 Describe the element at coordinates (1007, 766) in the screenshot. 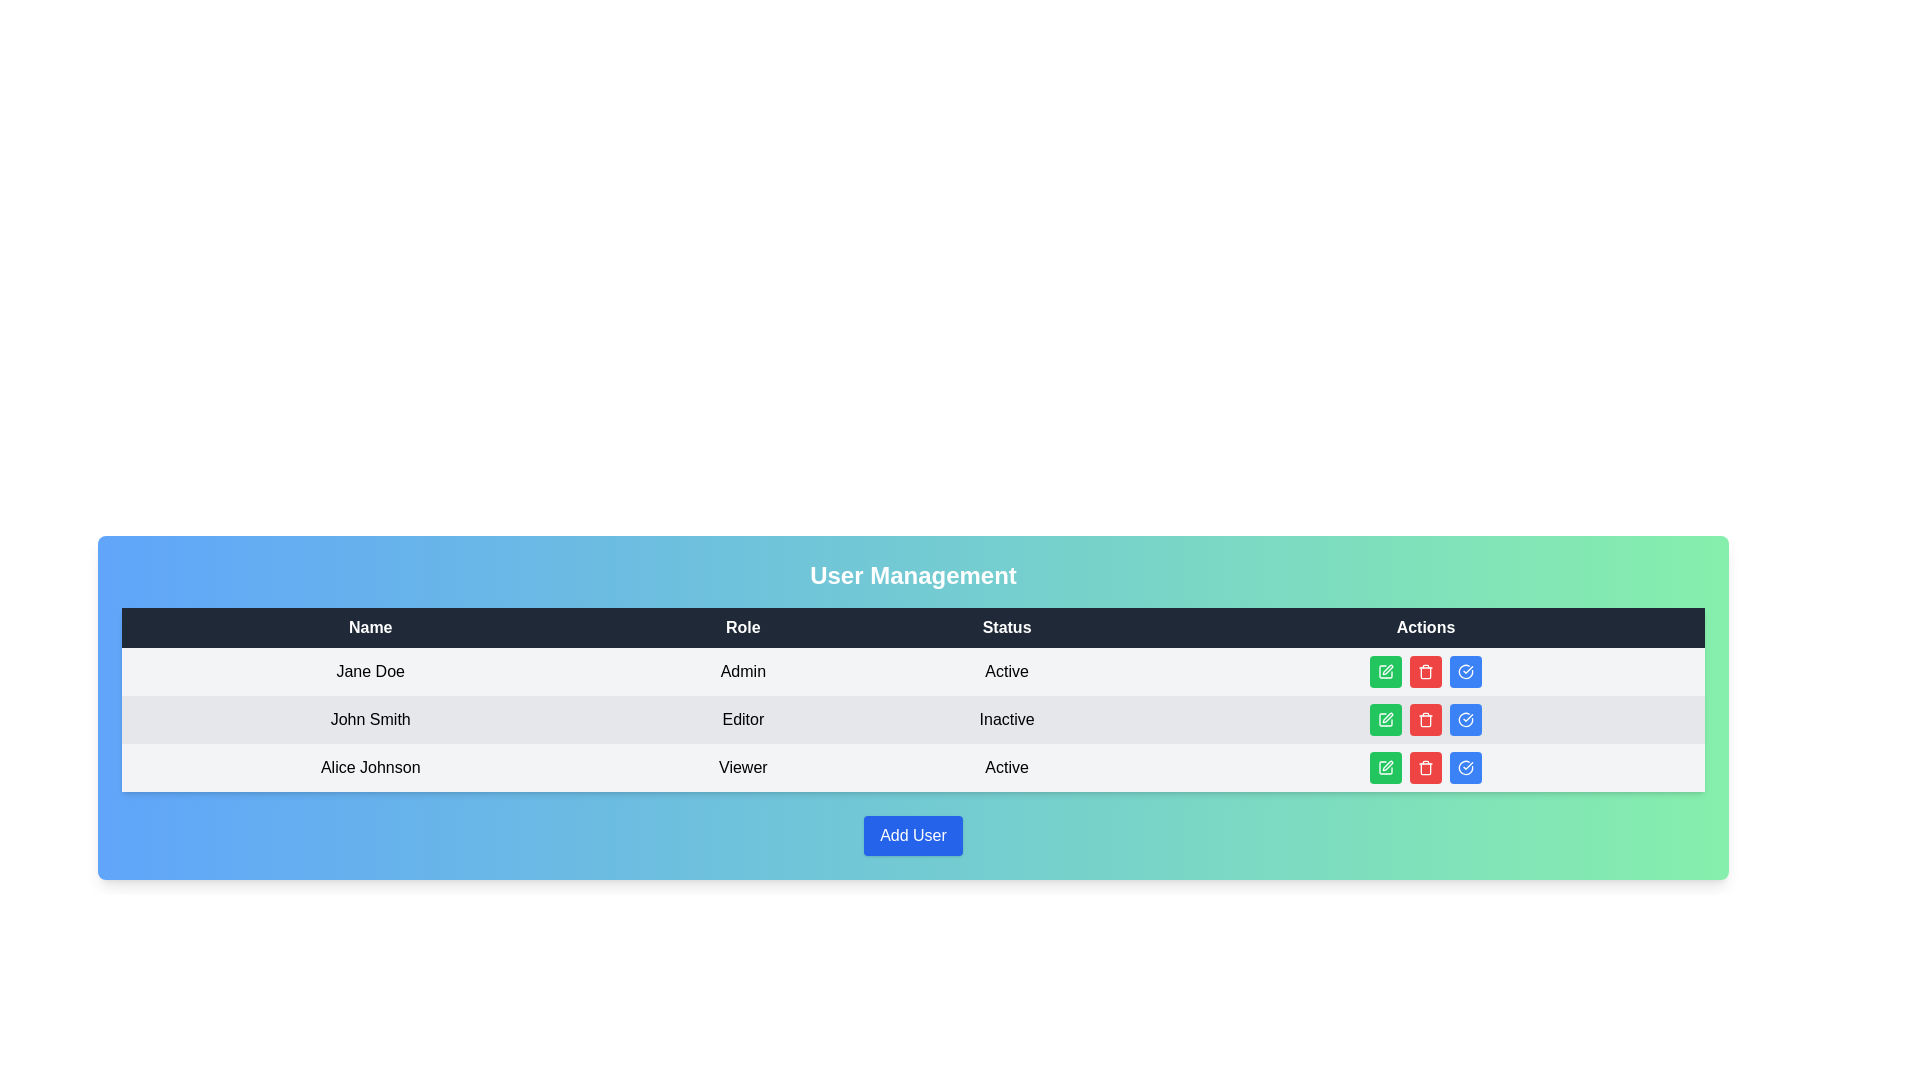

I see `the static text label displaying 'Active' indicating the status of user 'Alice Johnson' in the user management table` at that location.